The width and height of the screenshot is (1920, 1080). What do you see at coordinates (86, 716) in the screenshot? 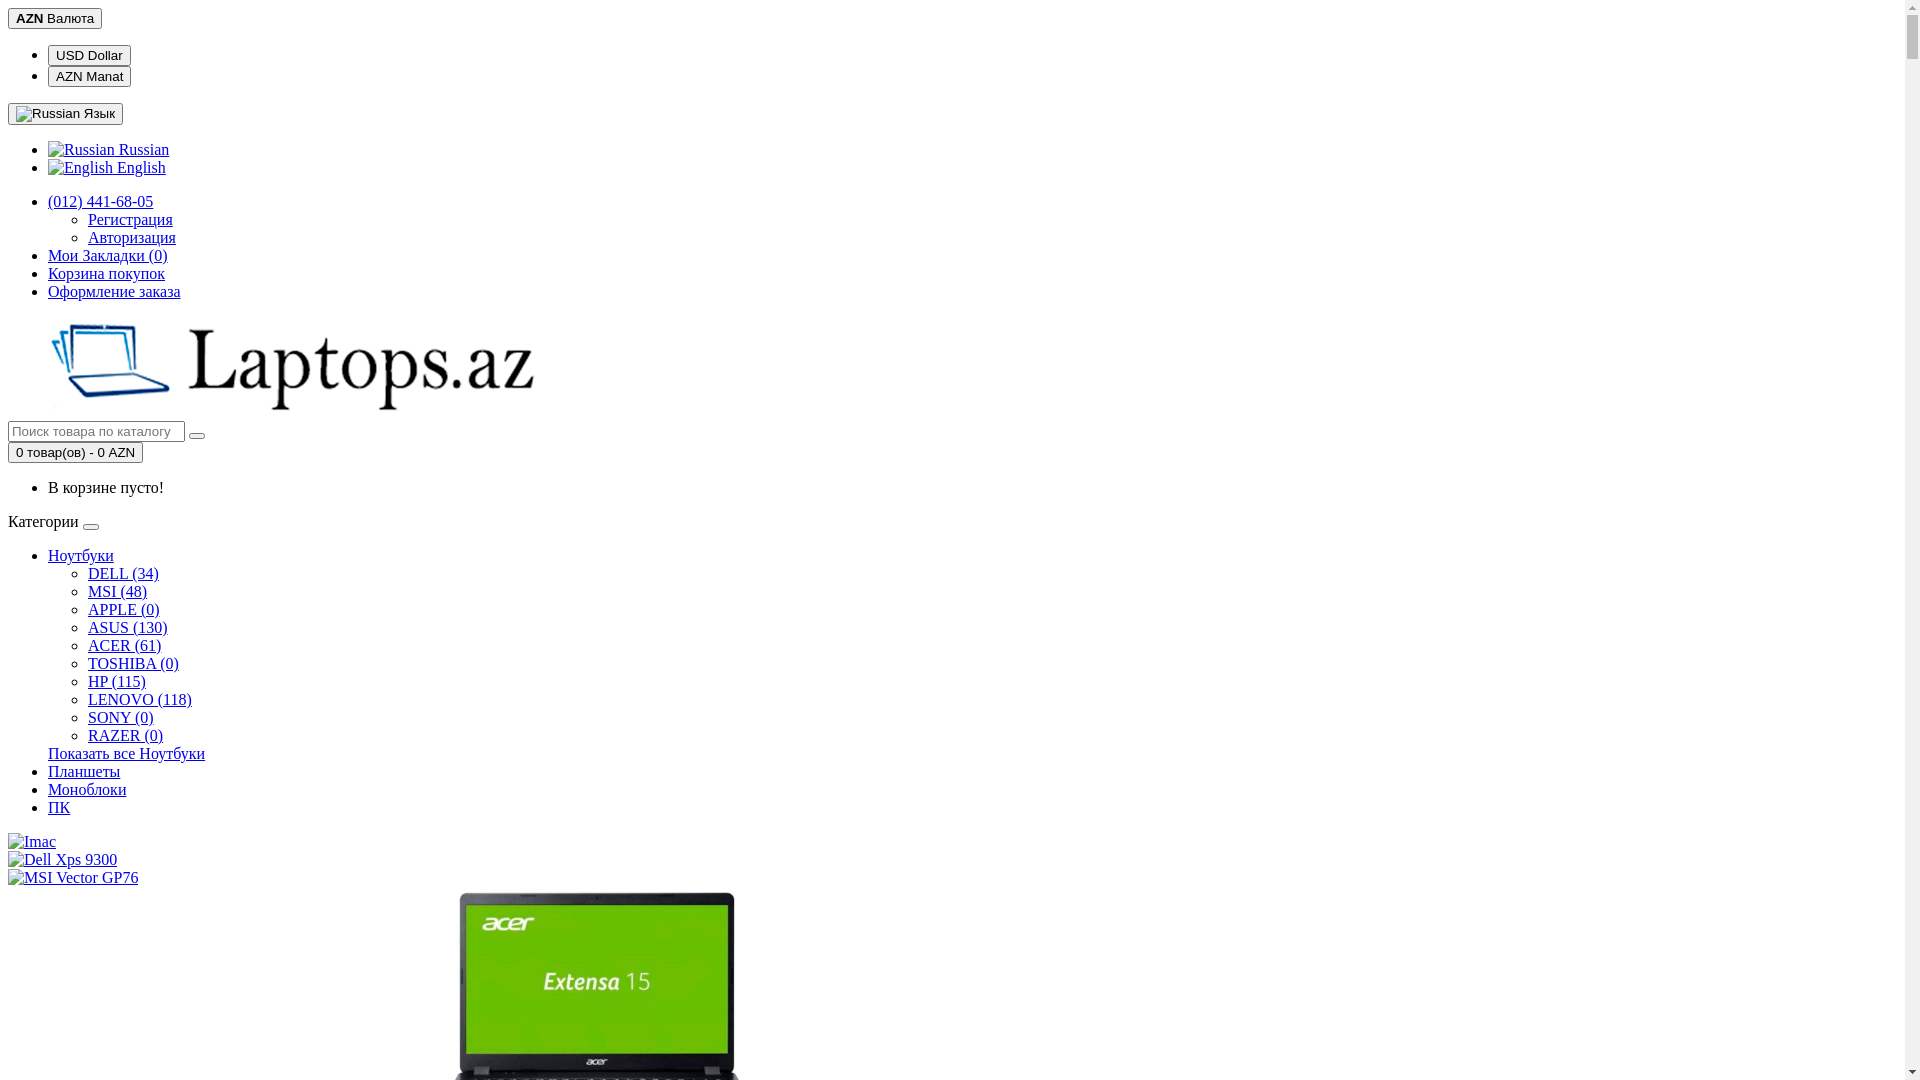
I see `'SONY (0)'` at bounding box center [86, 716].